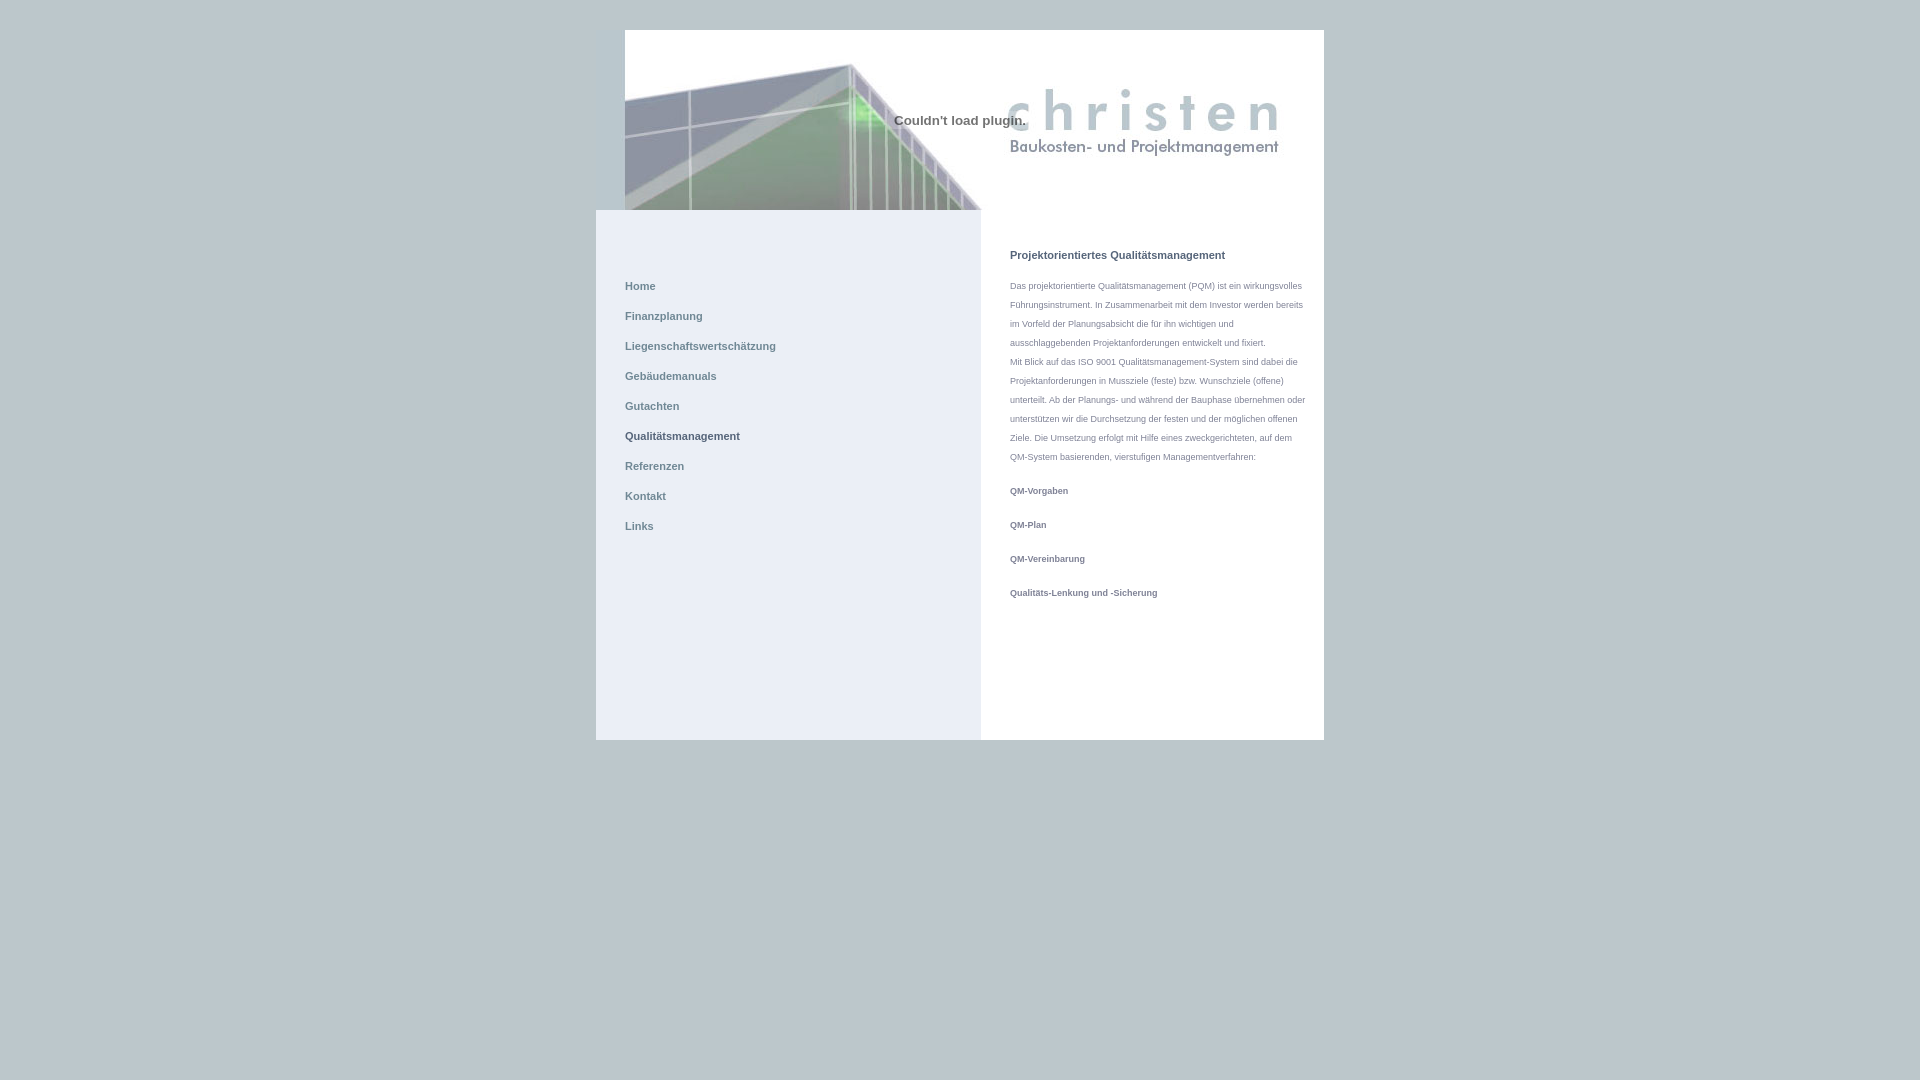 This screenshot has width=1920, height=1080. Describe the element at coordinates (654, 466) in the screenshot. I see `'Referenzen'` at that location.